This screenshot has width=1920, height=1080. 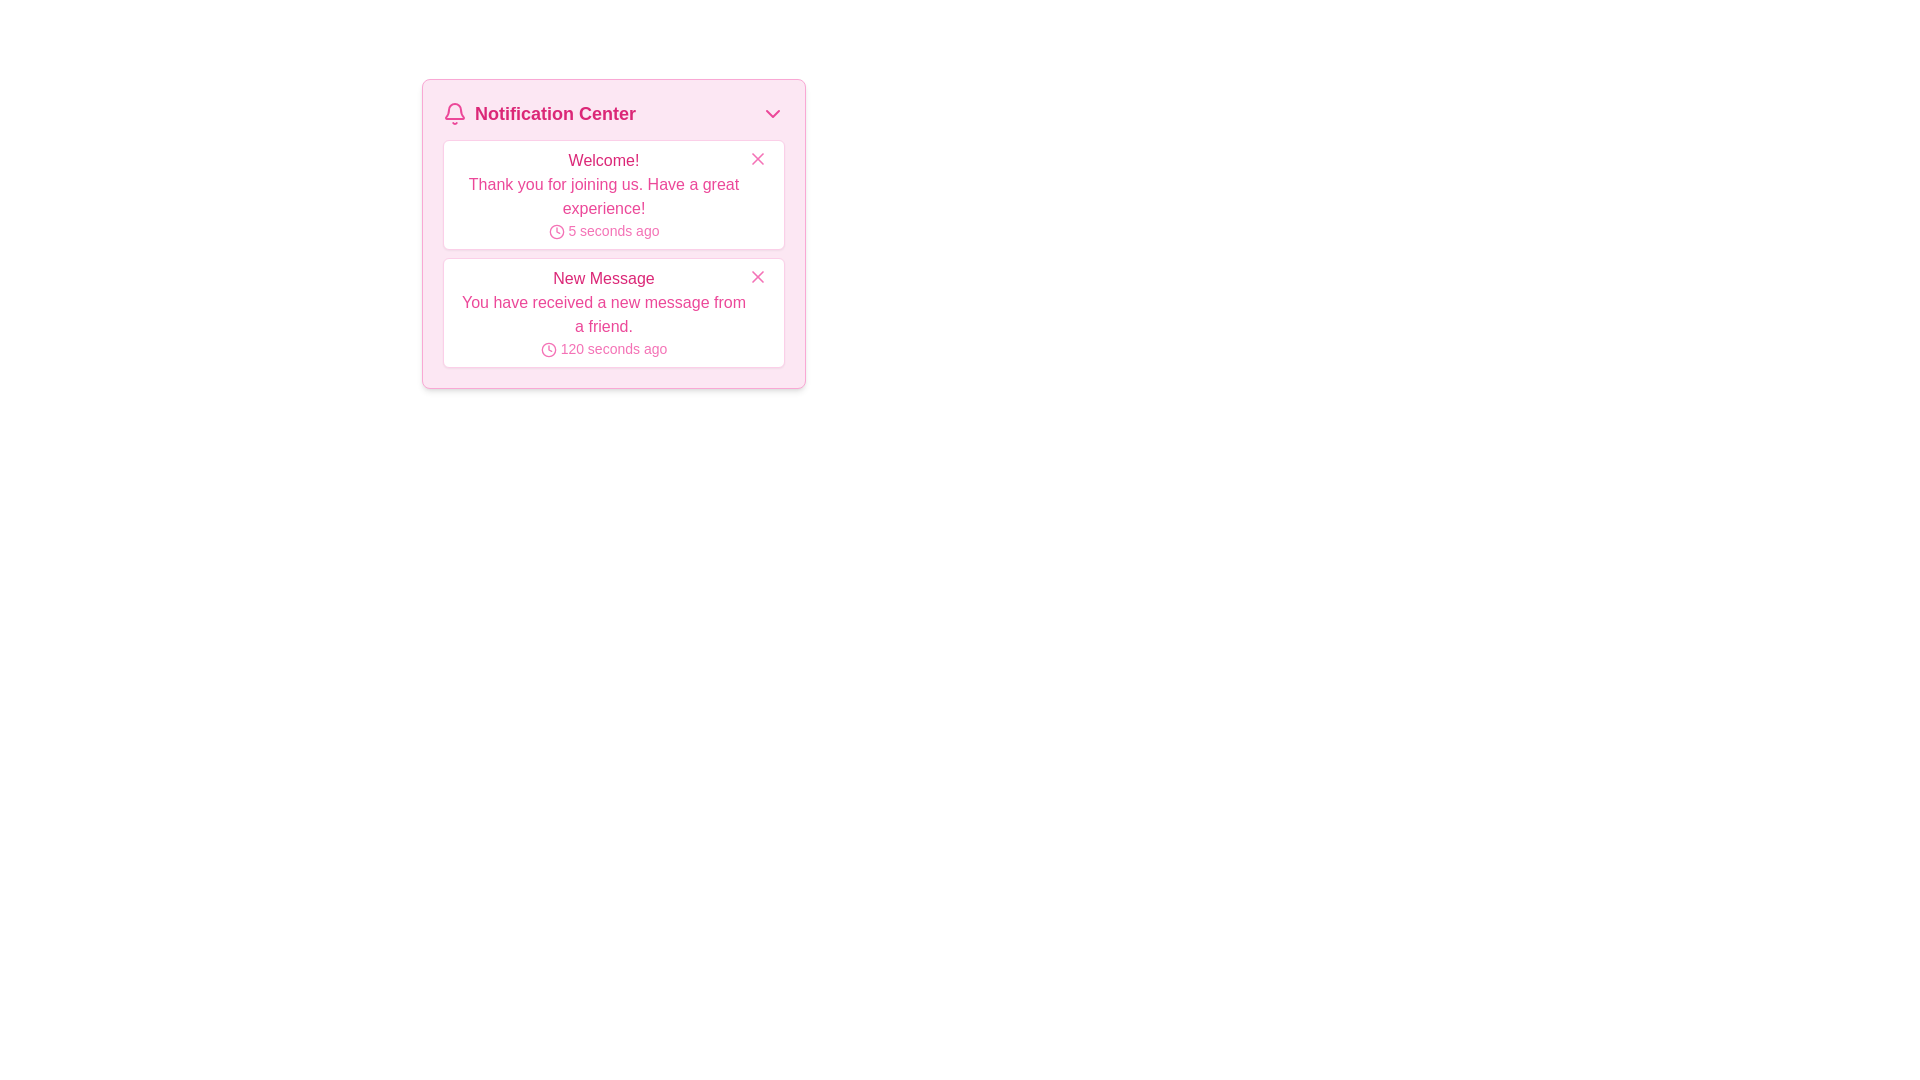 What do you see at coordinates (757, 157) in the screenshot?
I see `the small pink cross icon button located in the upper-right corner of the 'Welcome!' notification card` at bounding box center [757, 157].